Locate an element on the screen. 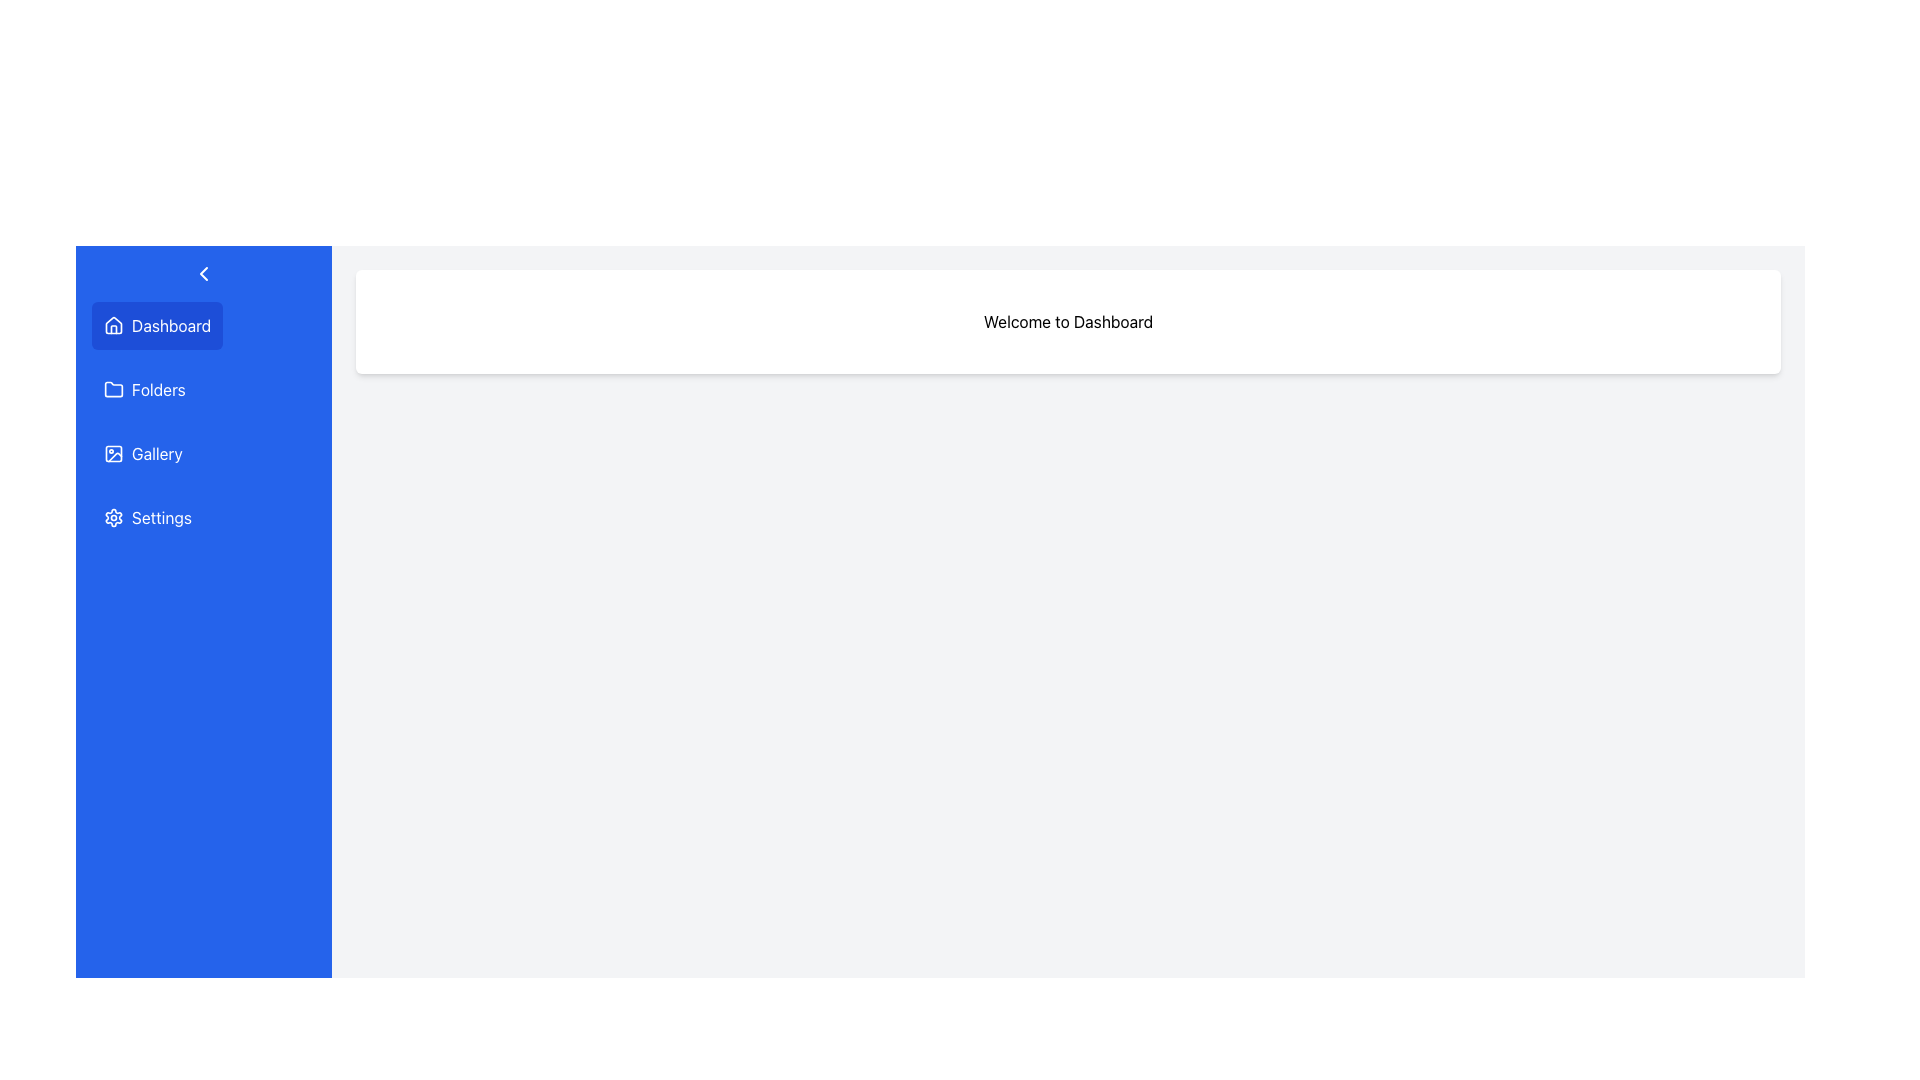 The image size is (1920, 1080). the left-oriented vector arrow icon located in the top-left corner of the blue sidebar is located at coordinates (203, 273).